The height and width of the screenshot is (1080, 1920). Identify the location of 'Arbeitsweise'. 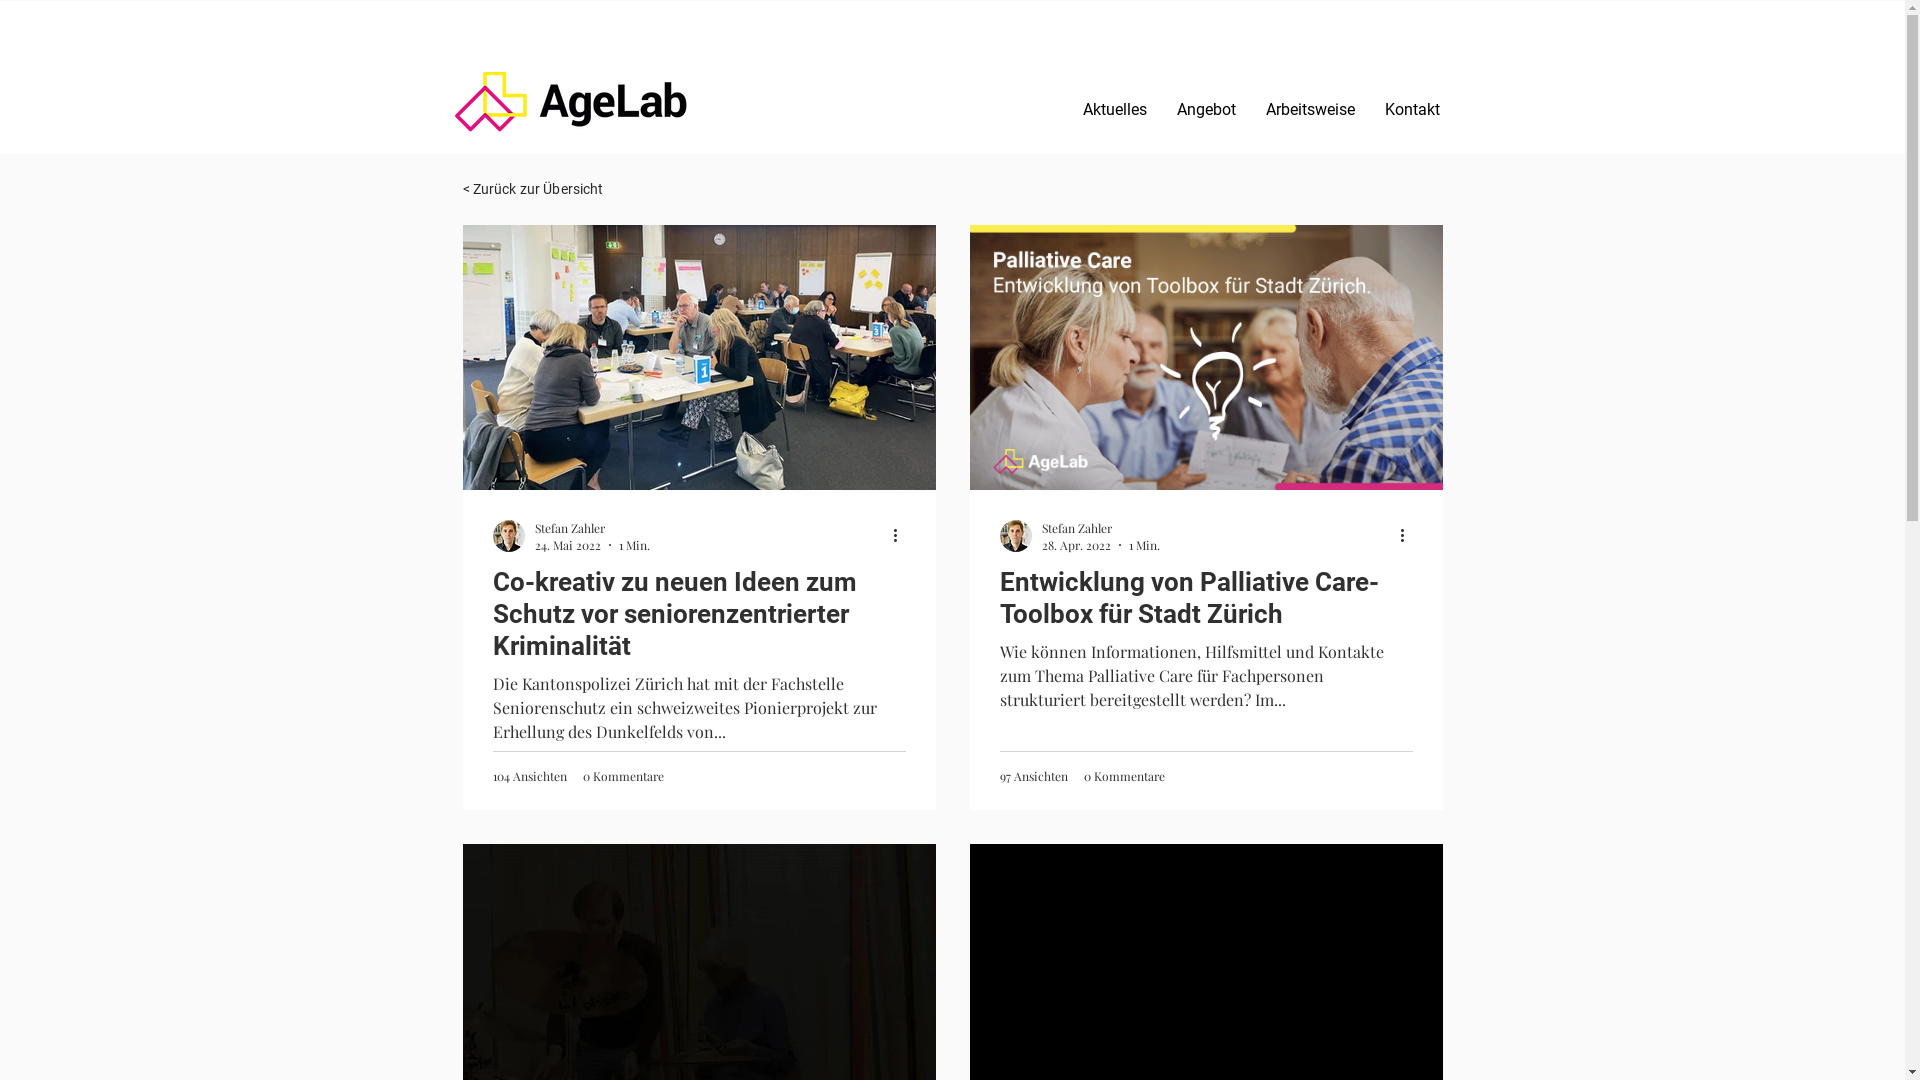
(1309, 108).